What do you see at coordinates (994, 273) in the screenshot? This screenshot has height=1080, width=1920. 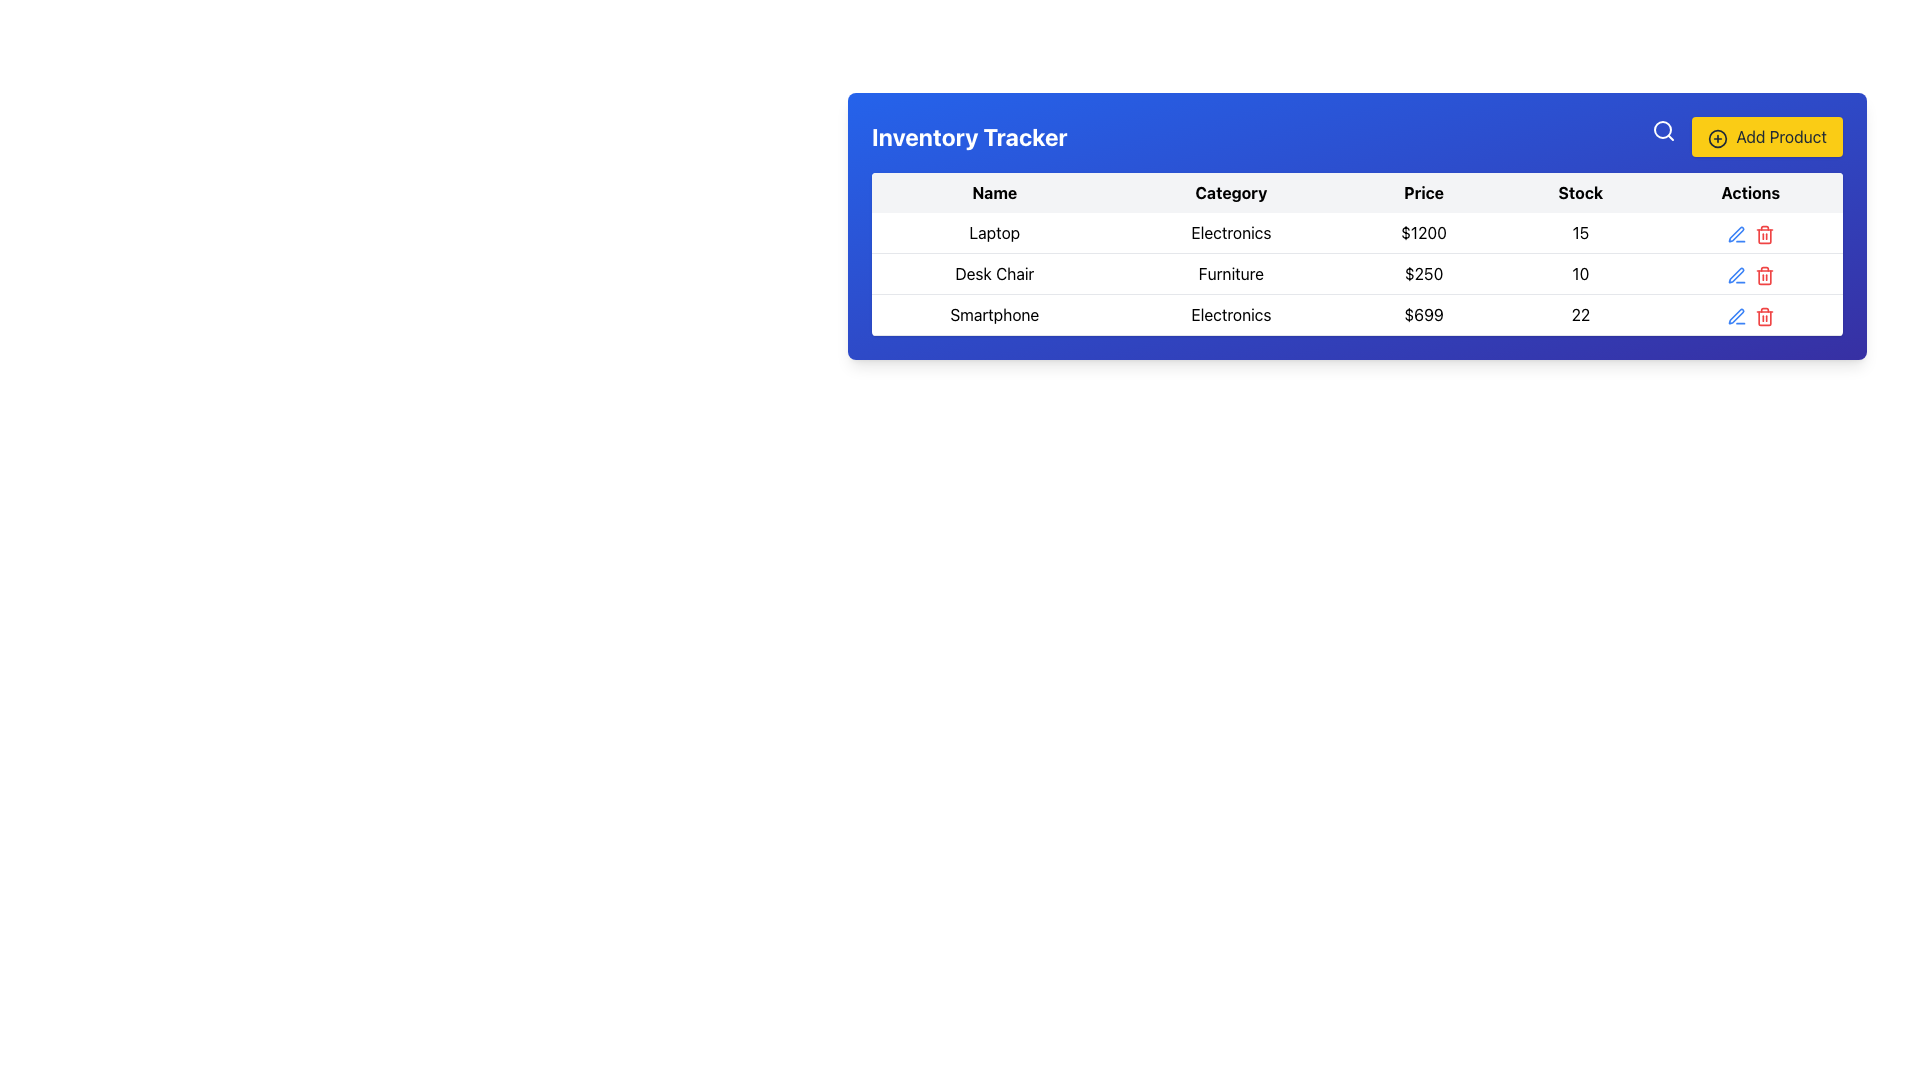 I see `text label 'Desk Chair' located in the second row of the inventory table under the 'Name' column` at bounding box center [994, 273].